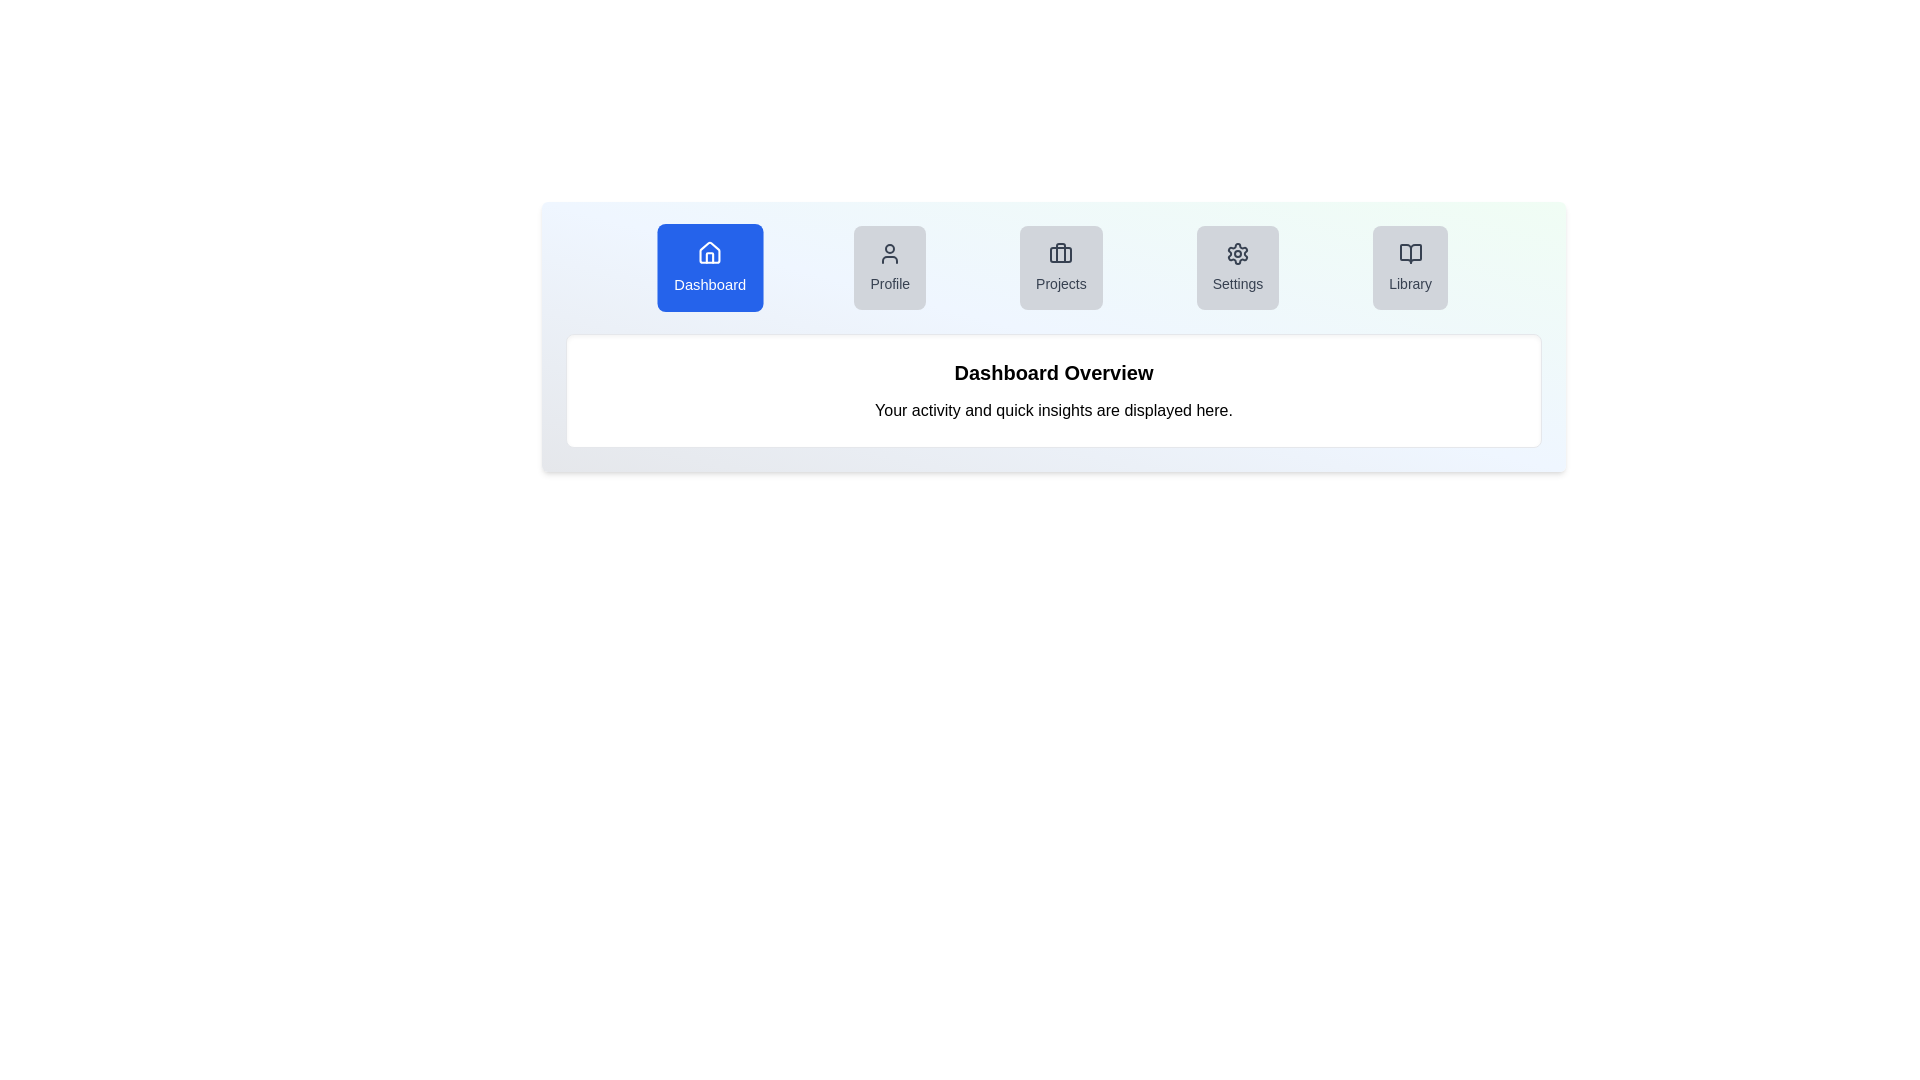  What do you see at coordinates (1237, 253) in the screenshot?
I see `the gear icon within the 'Settings' button` at bounding box center [1237, 253].